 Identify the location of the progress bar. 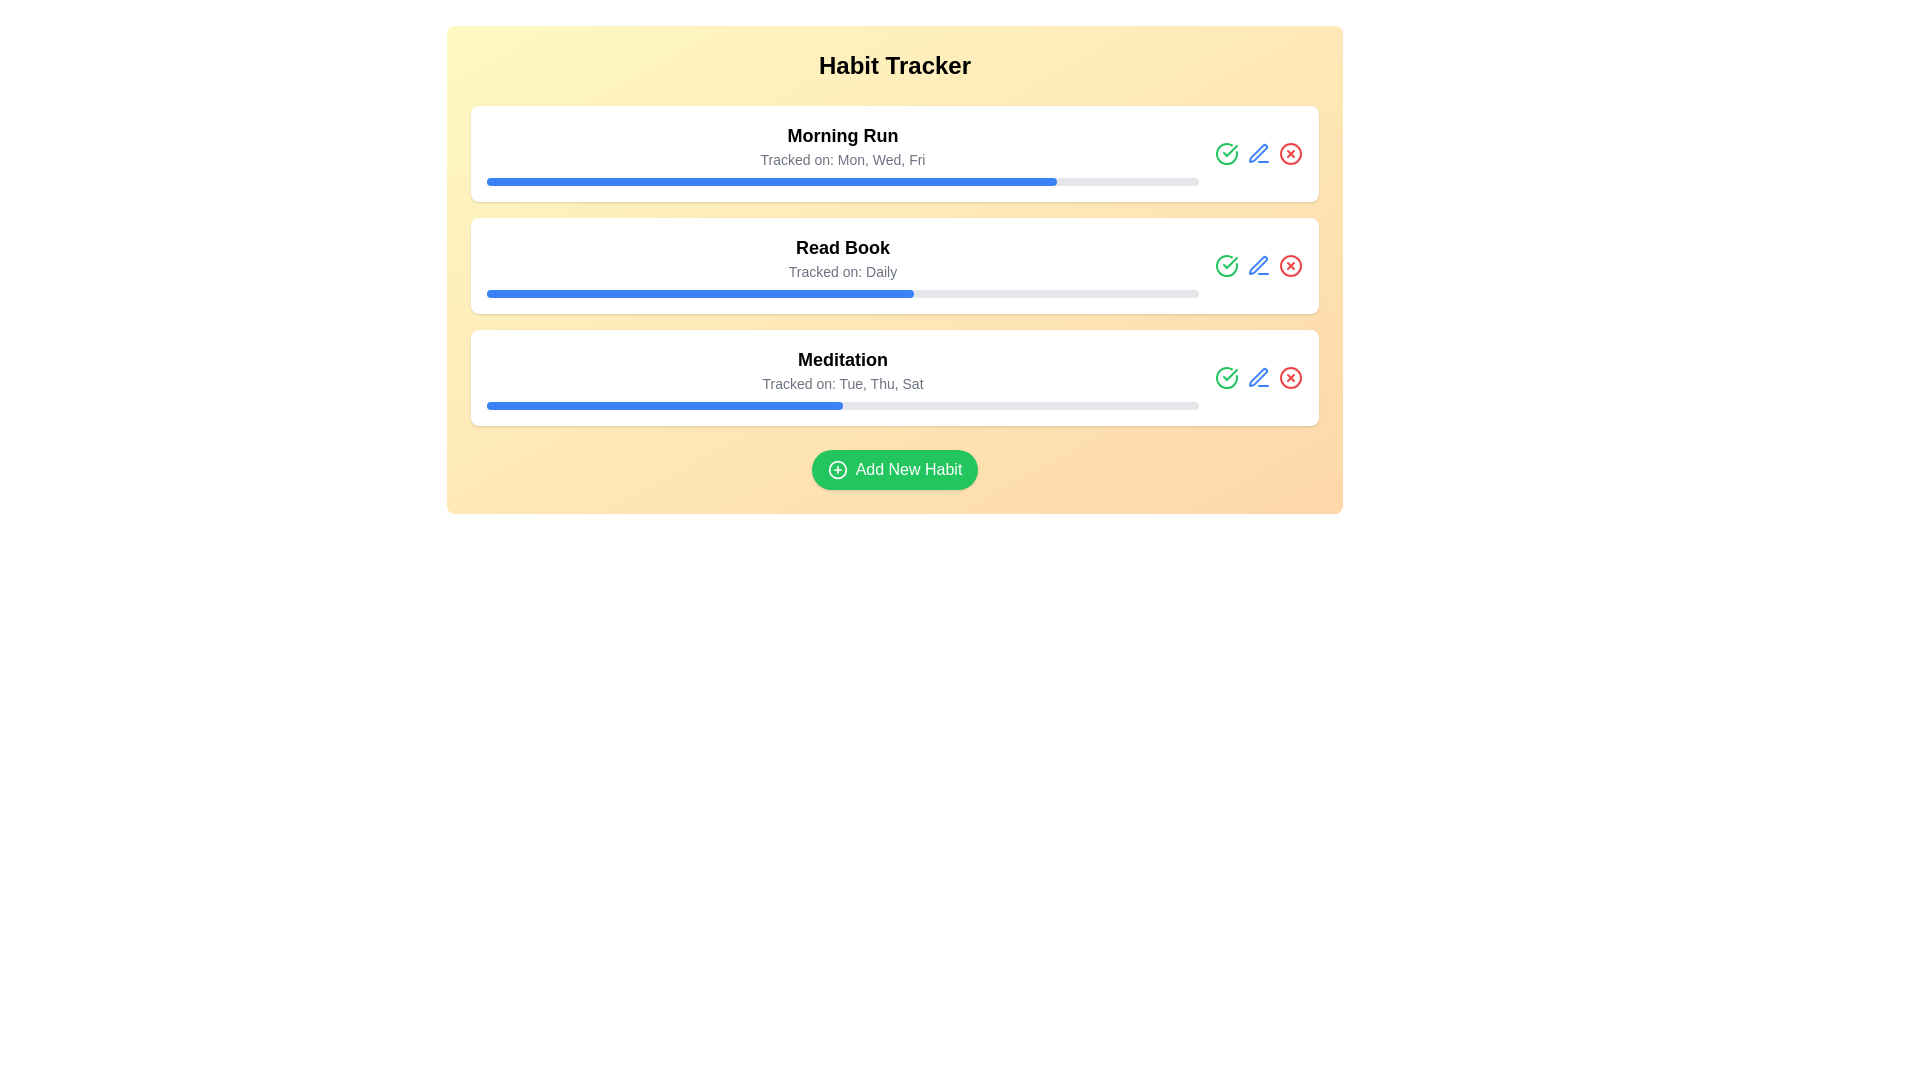
(525, 293).